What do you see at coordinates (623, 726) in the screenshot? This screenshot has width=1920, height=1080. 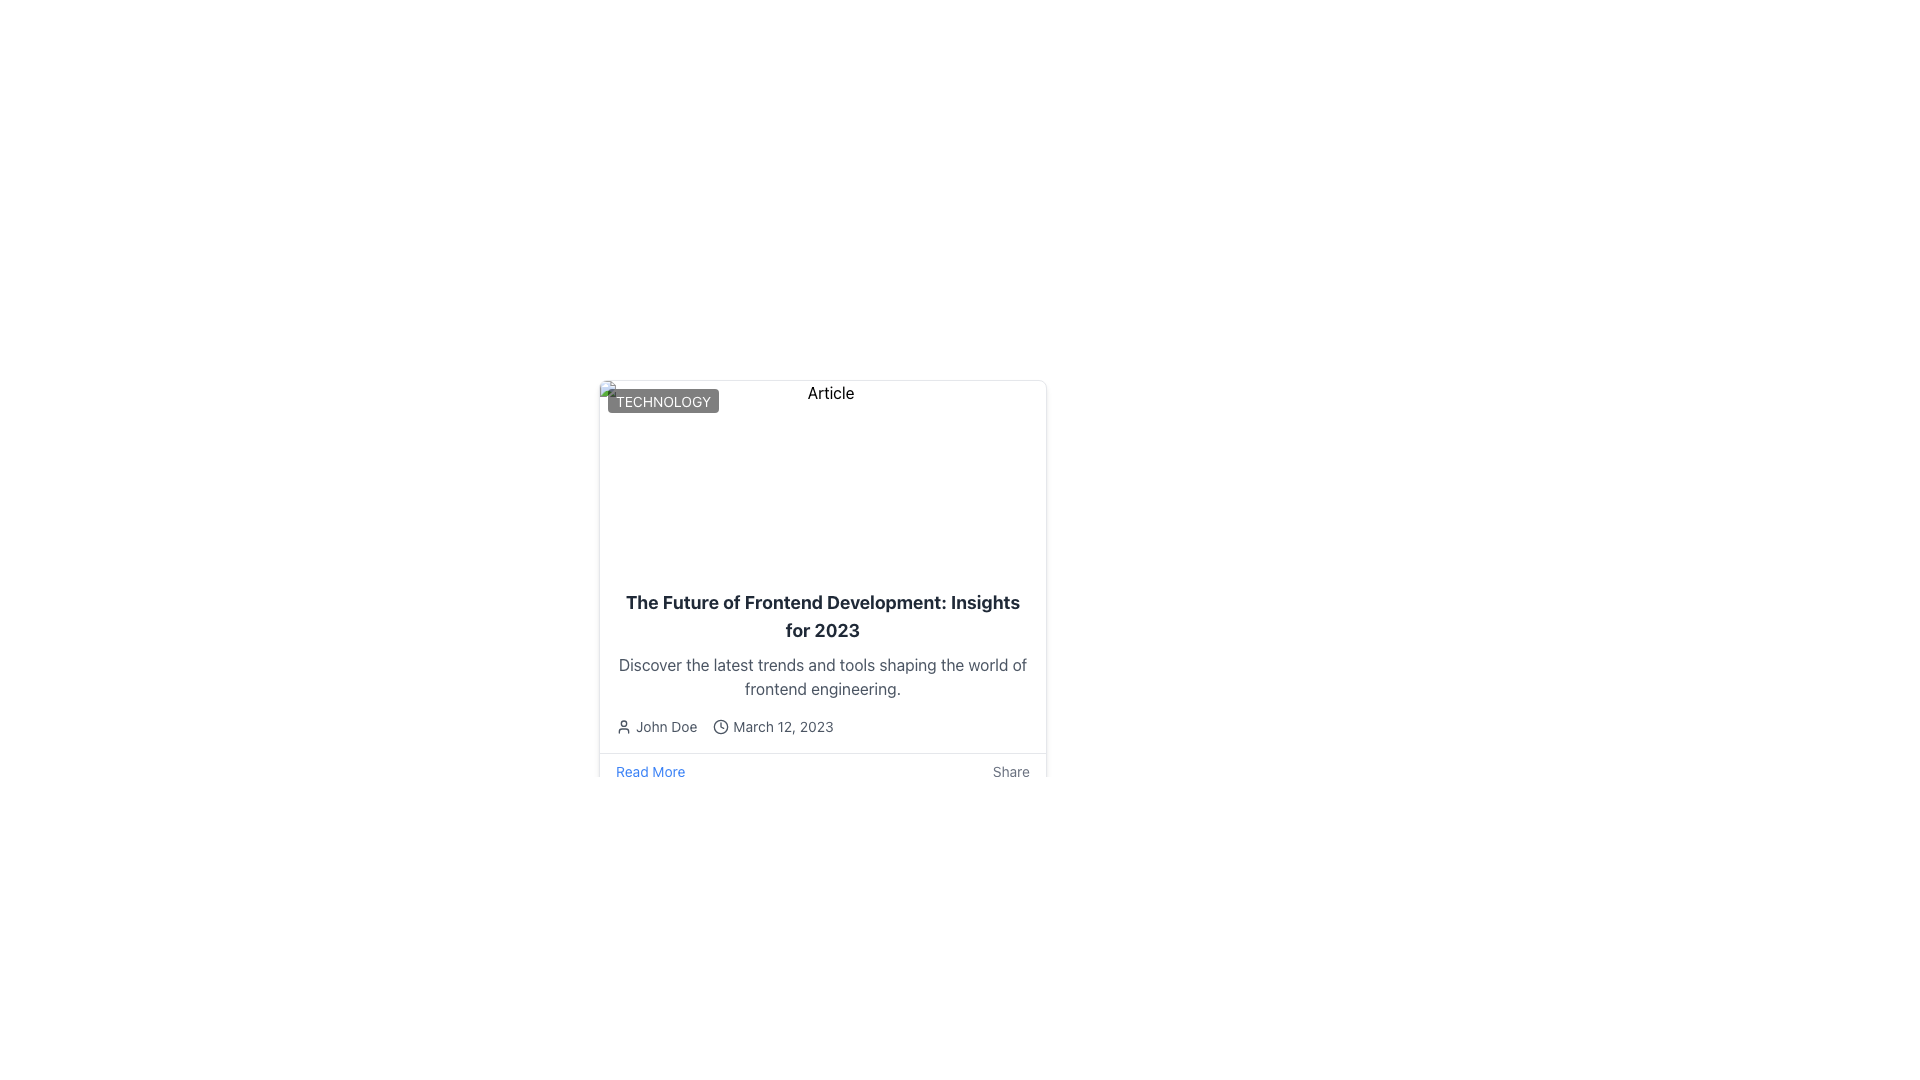 I see `the user profile icon, which is a minimalistic circular head with a curved line below, located before the text 'John Doe' and aligned with the clock icon` at bounding box center [623, 726].